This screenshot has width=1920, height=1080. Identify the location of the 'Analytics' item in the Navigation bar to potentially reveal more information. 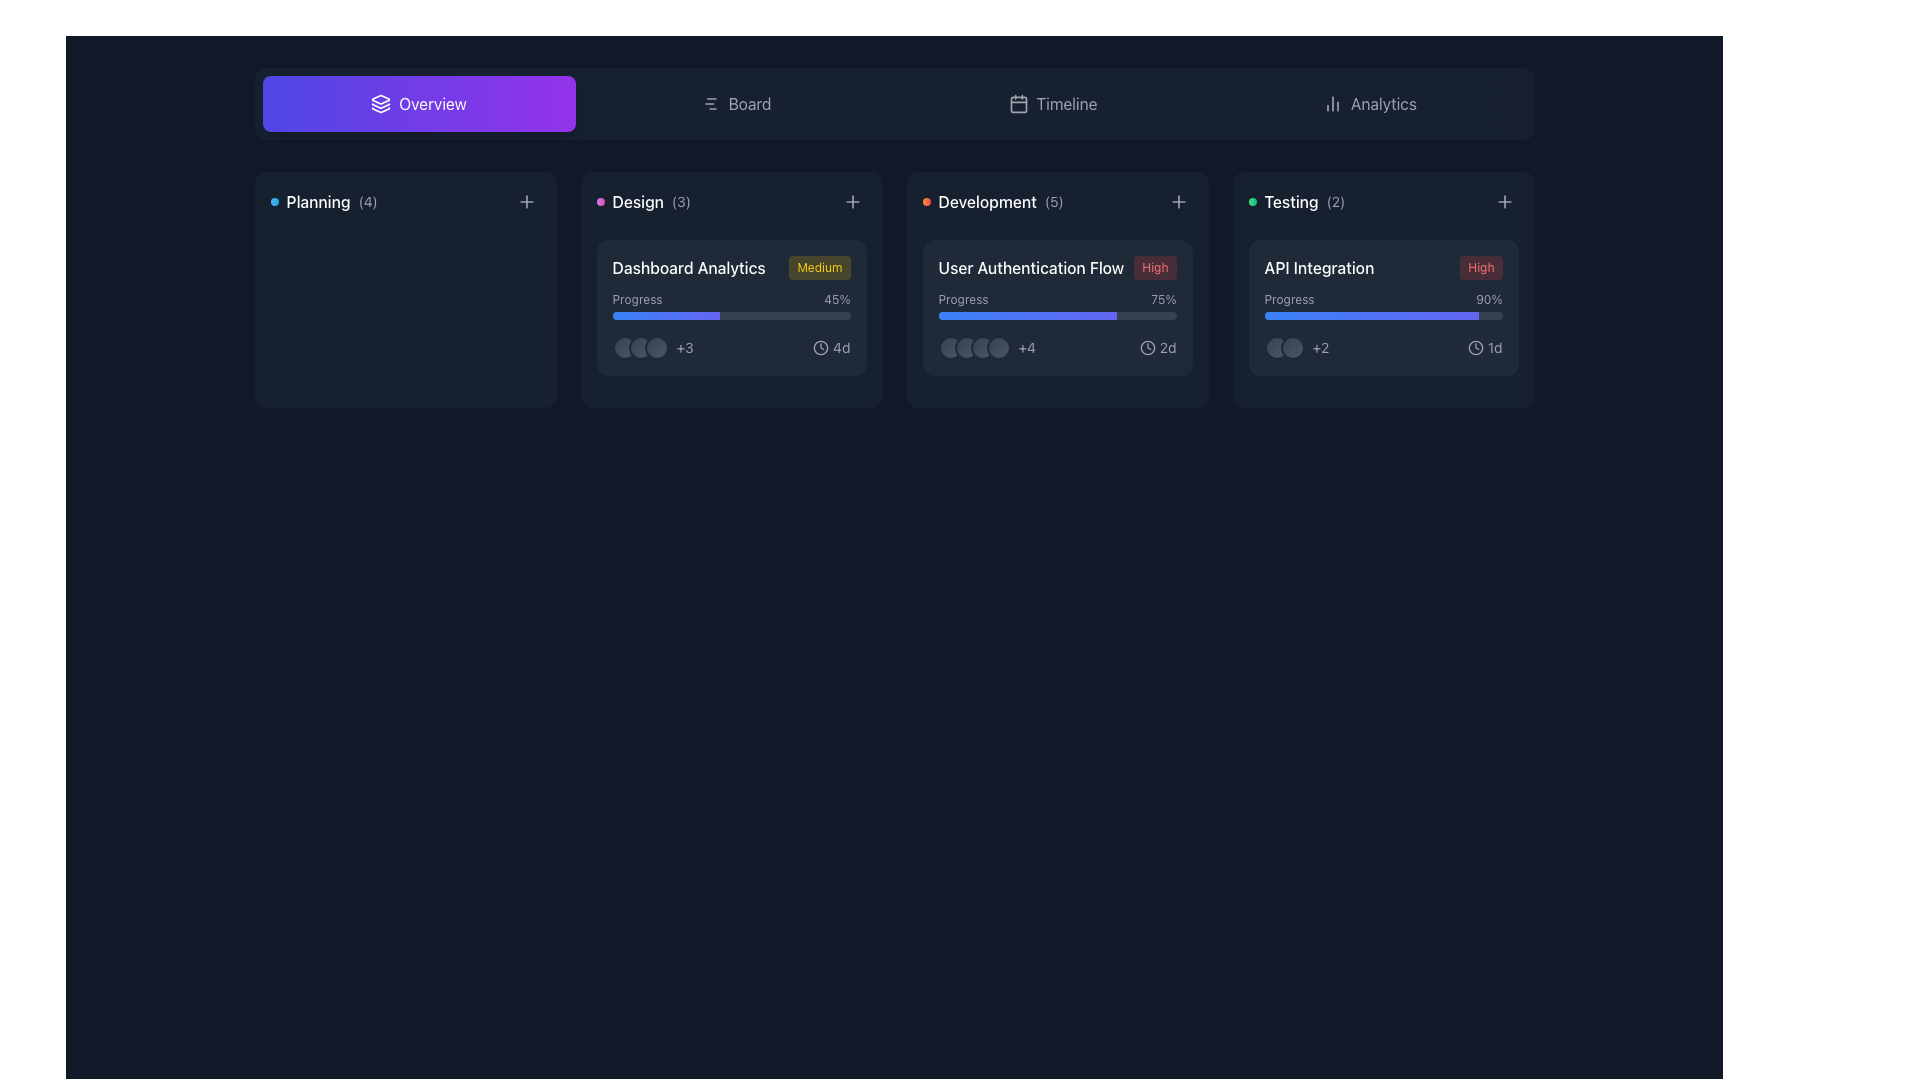
(893, 104).